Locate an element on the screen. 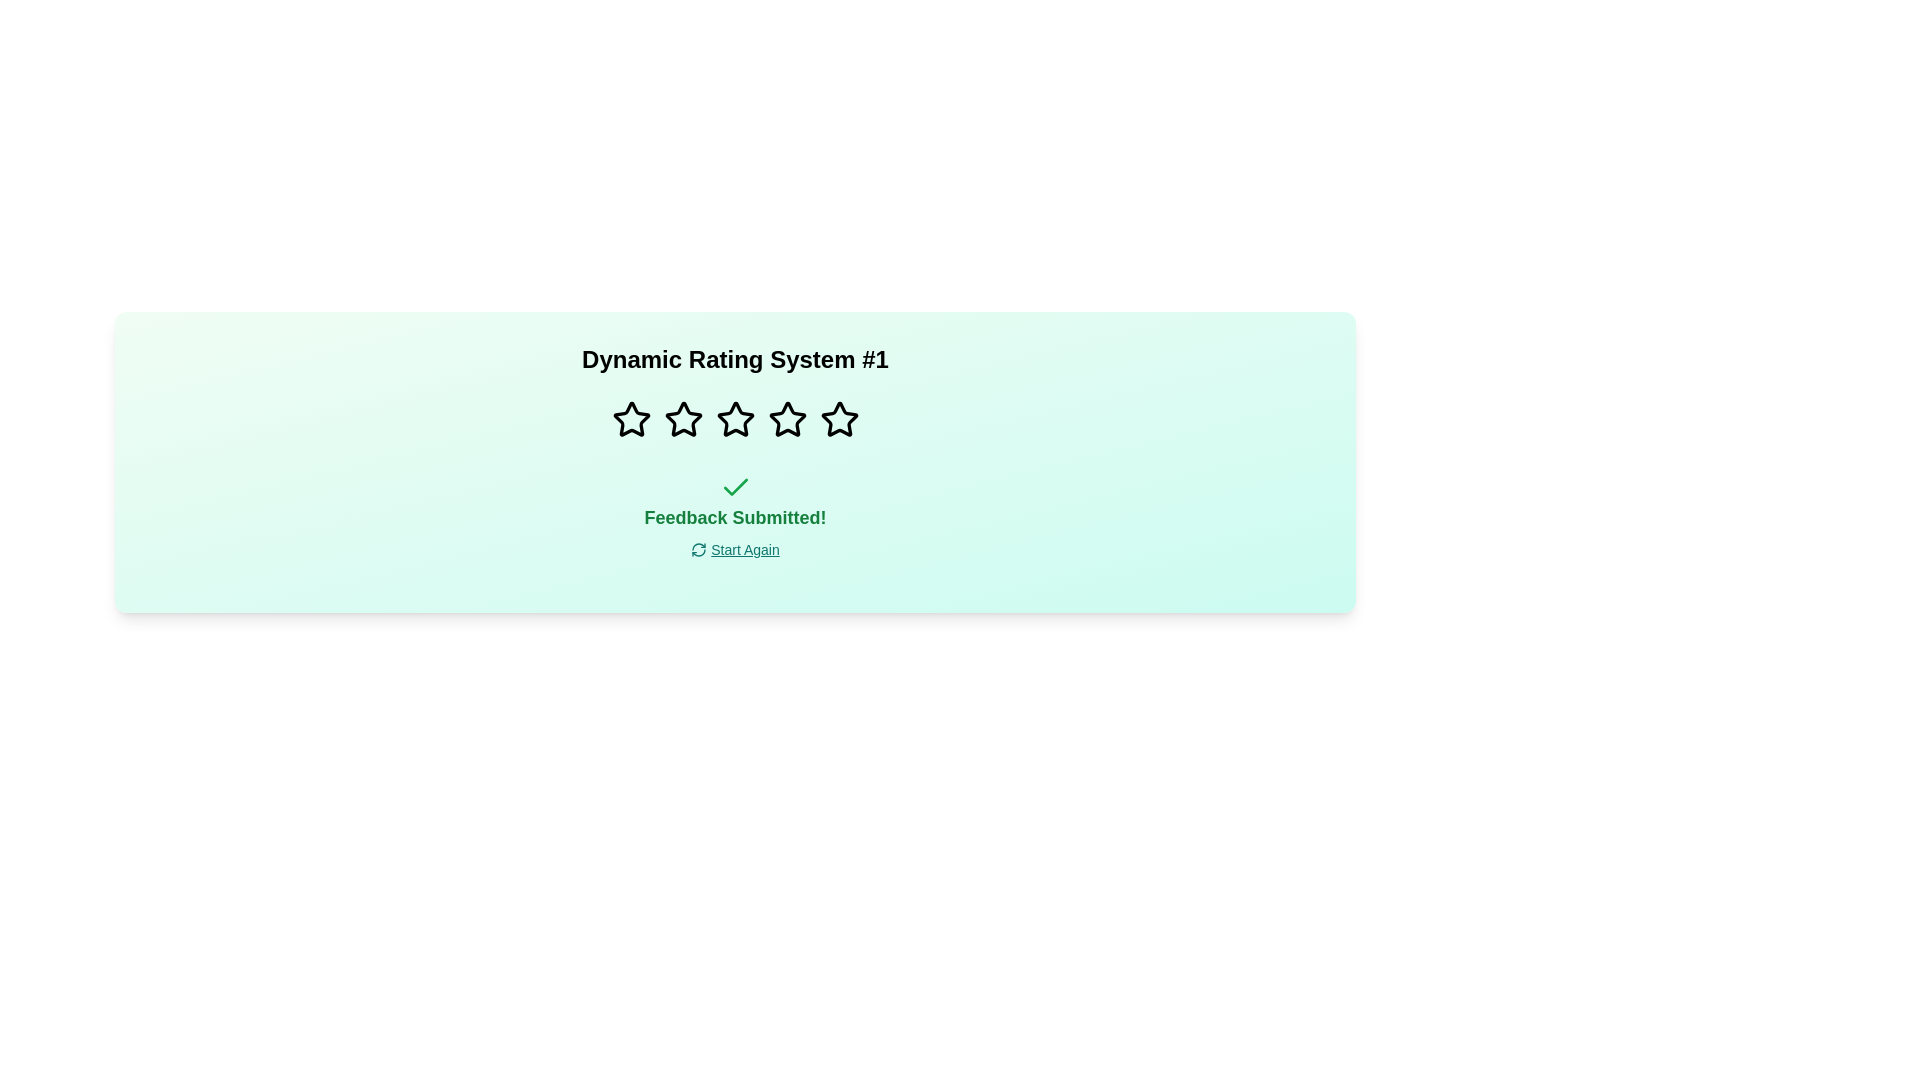 The image size is (1920, 1080). the third interactive star icon in the rating system is located at coordinates (734, 419).